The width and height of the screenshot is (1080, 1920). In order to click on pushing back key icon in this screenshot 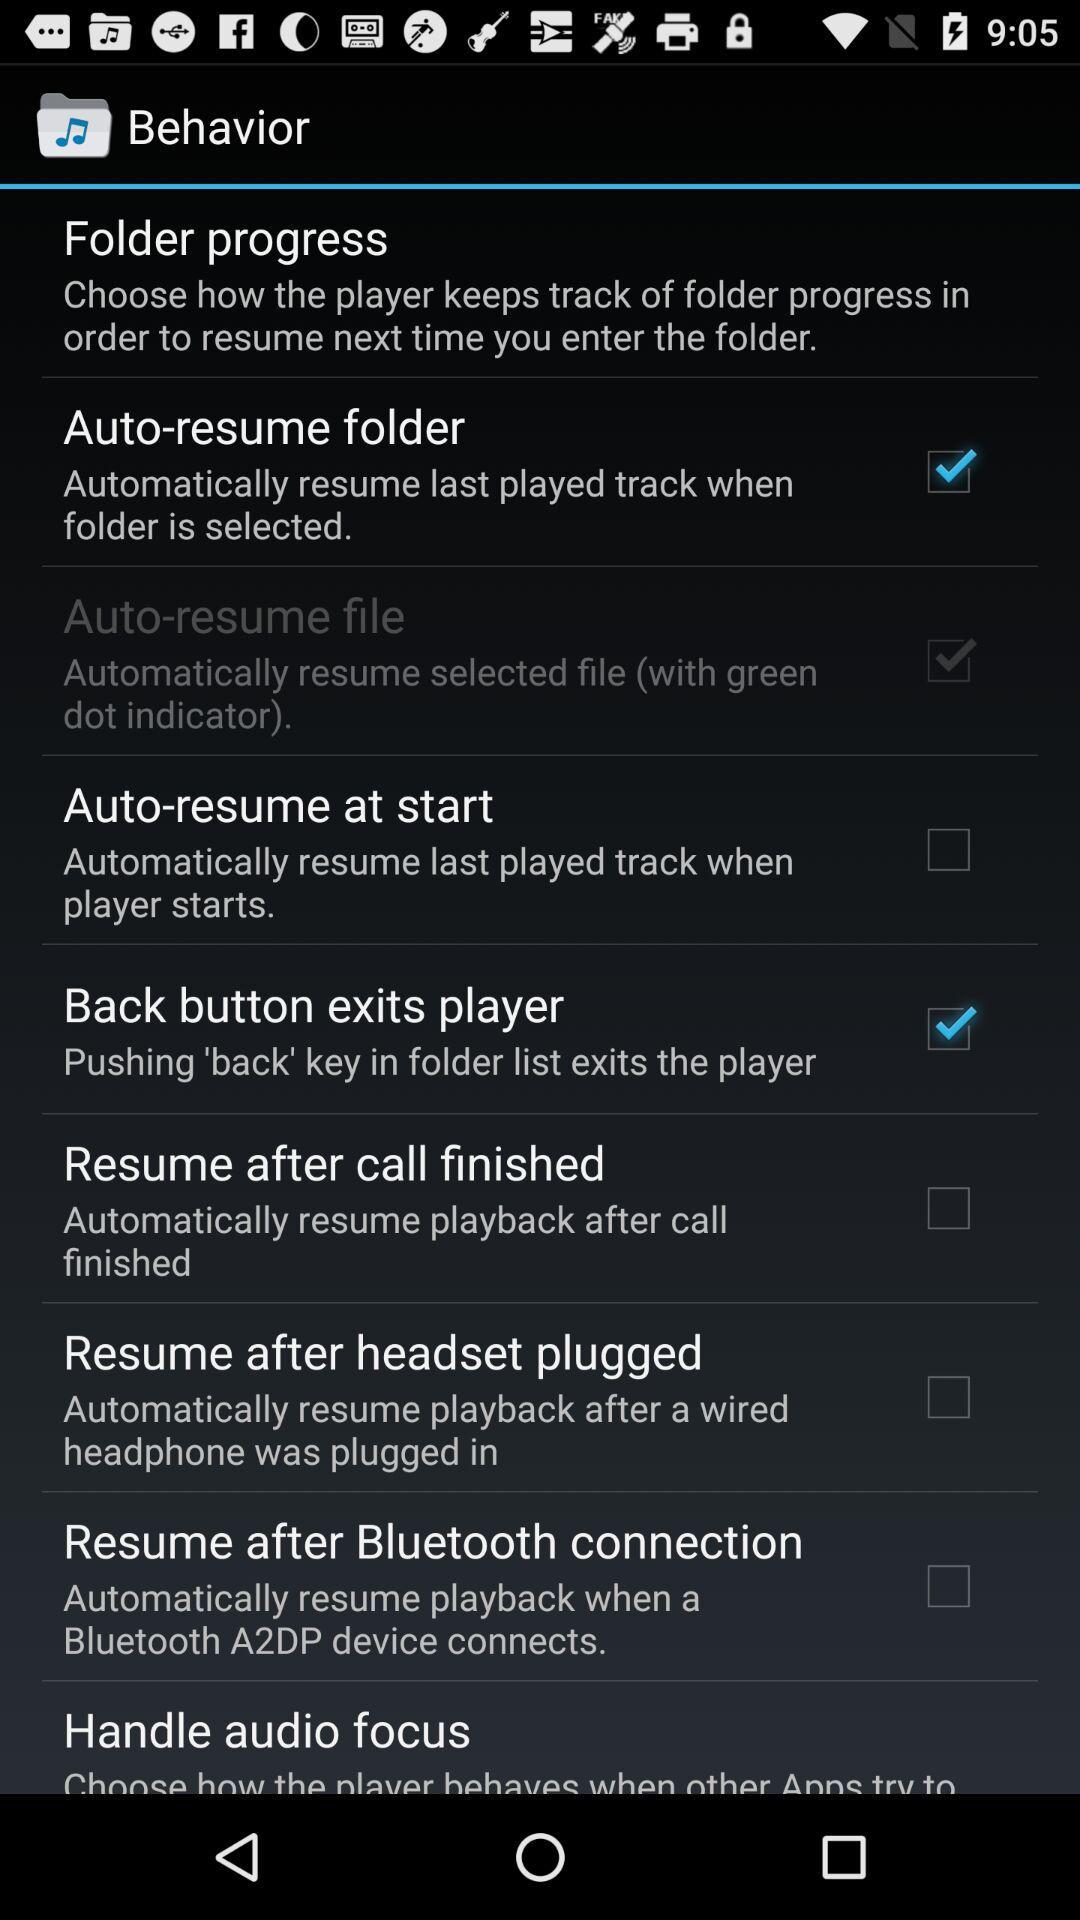, I will do `click(438, 1059)`.